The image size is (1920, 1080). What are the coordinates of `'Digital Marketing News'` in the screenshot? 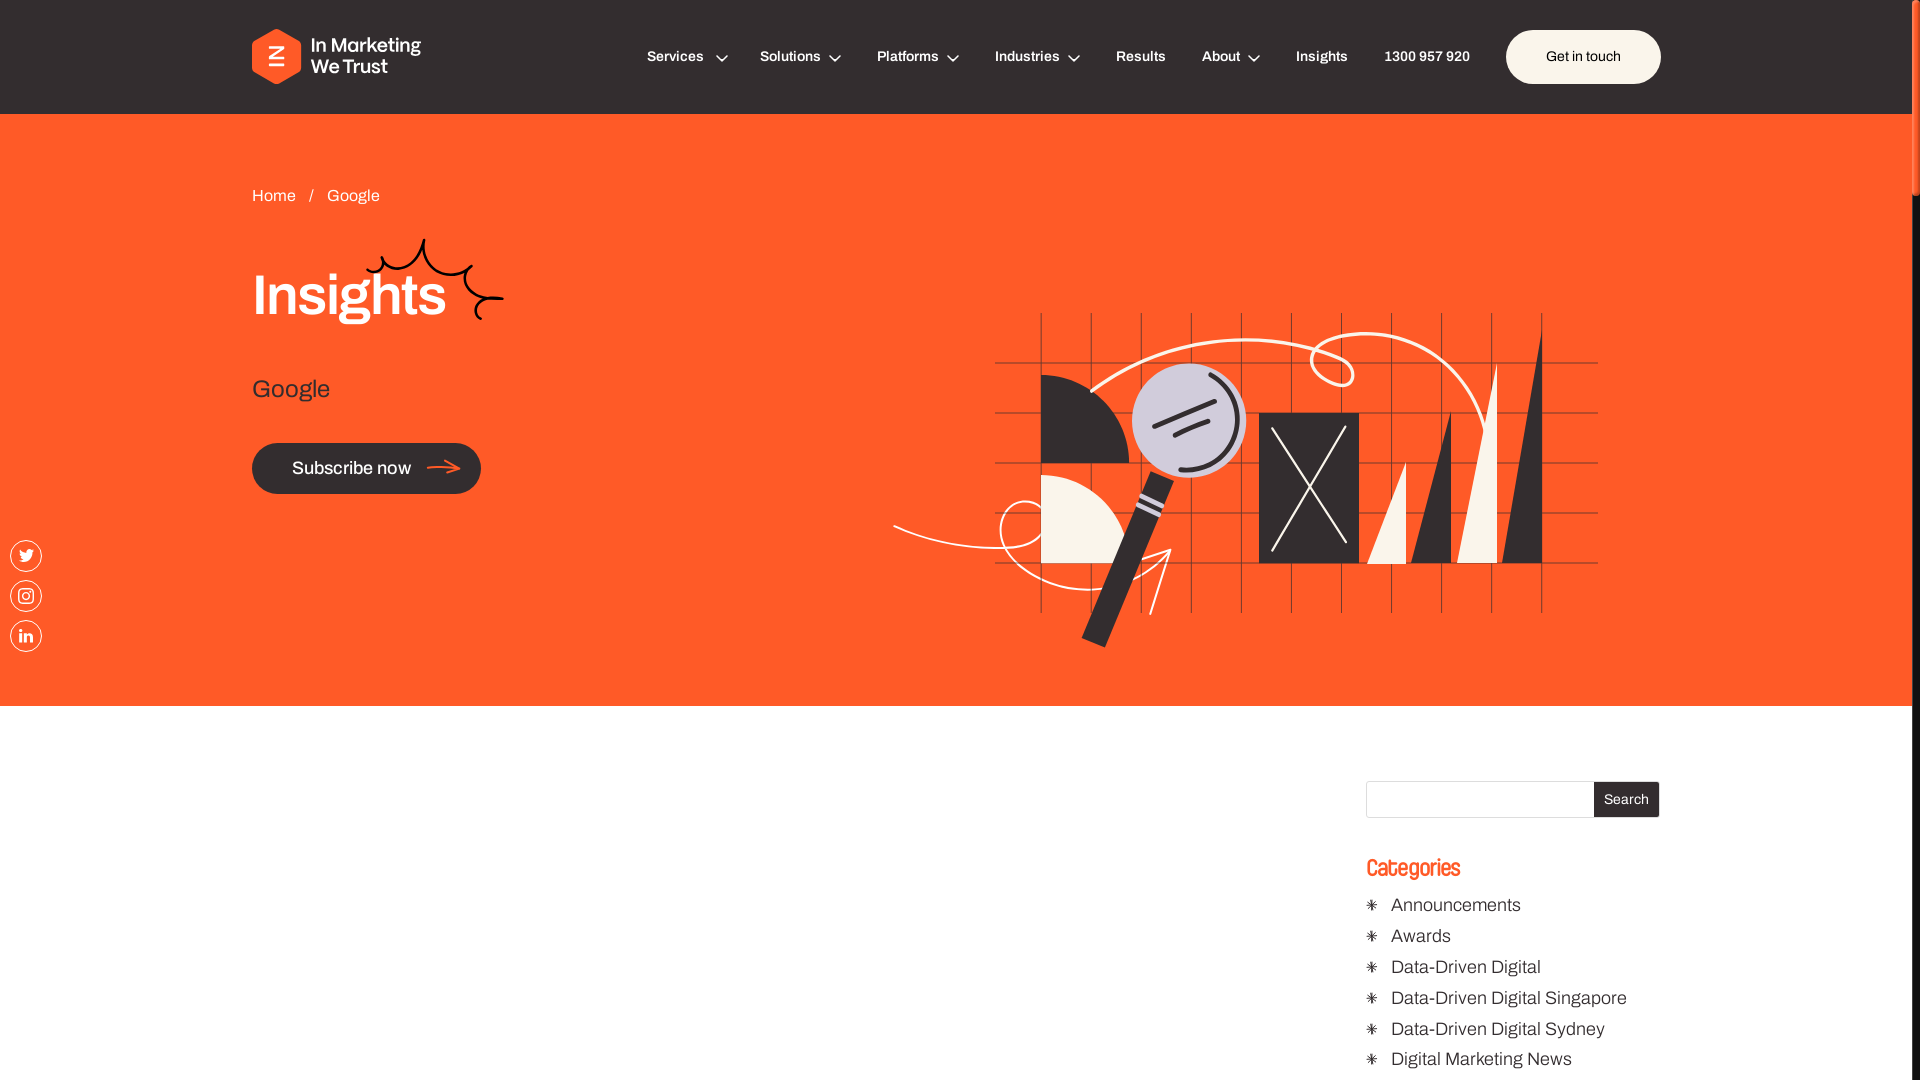 It's located at (1481, 1058).